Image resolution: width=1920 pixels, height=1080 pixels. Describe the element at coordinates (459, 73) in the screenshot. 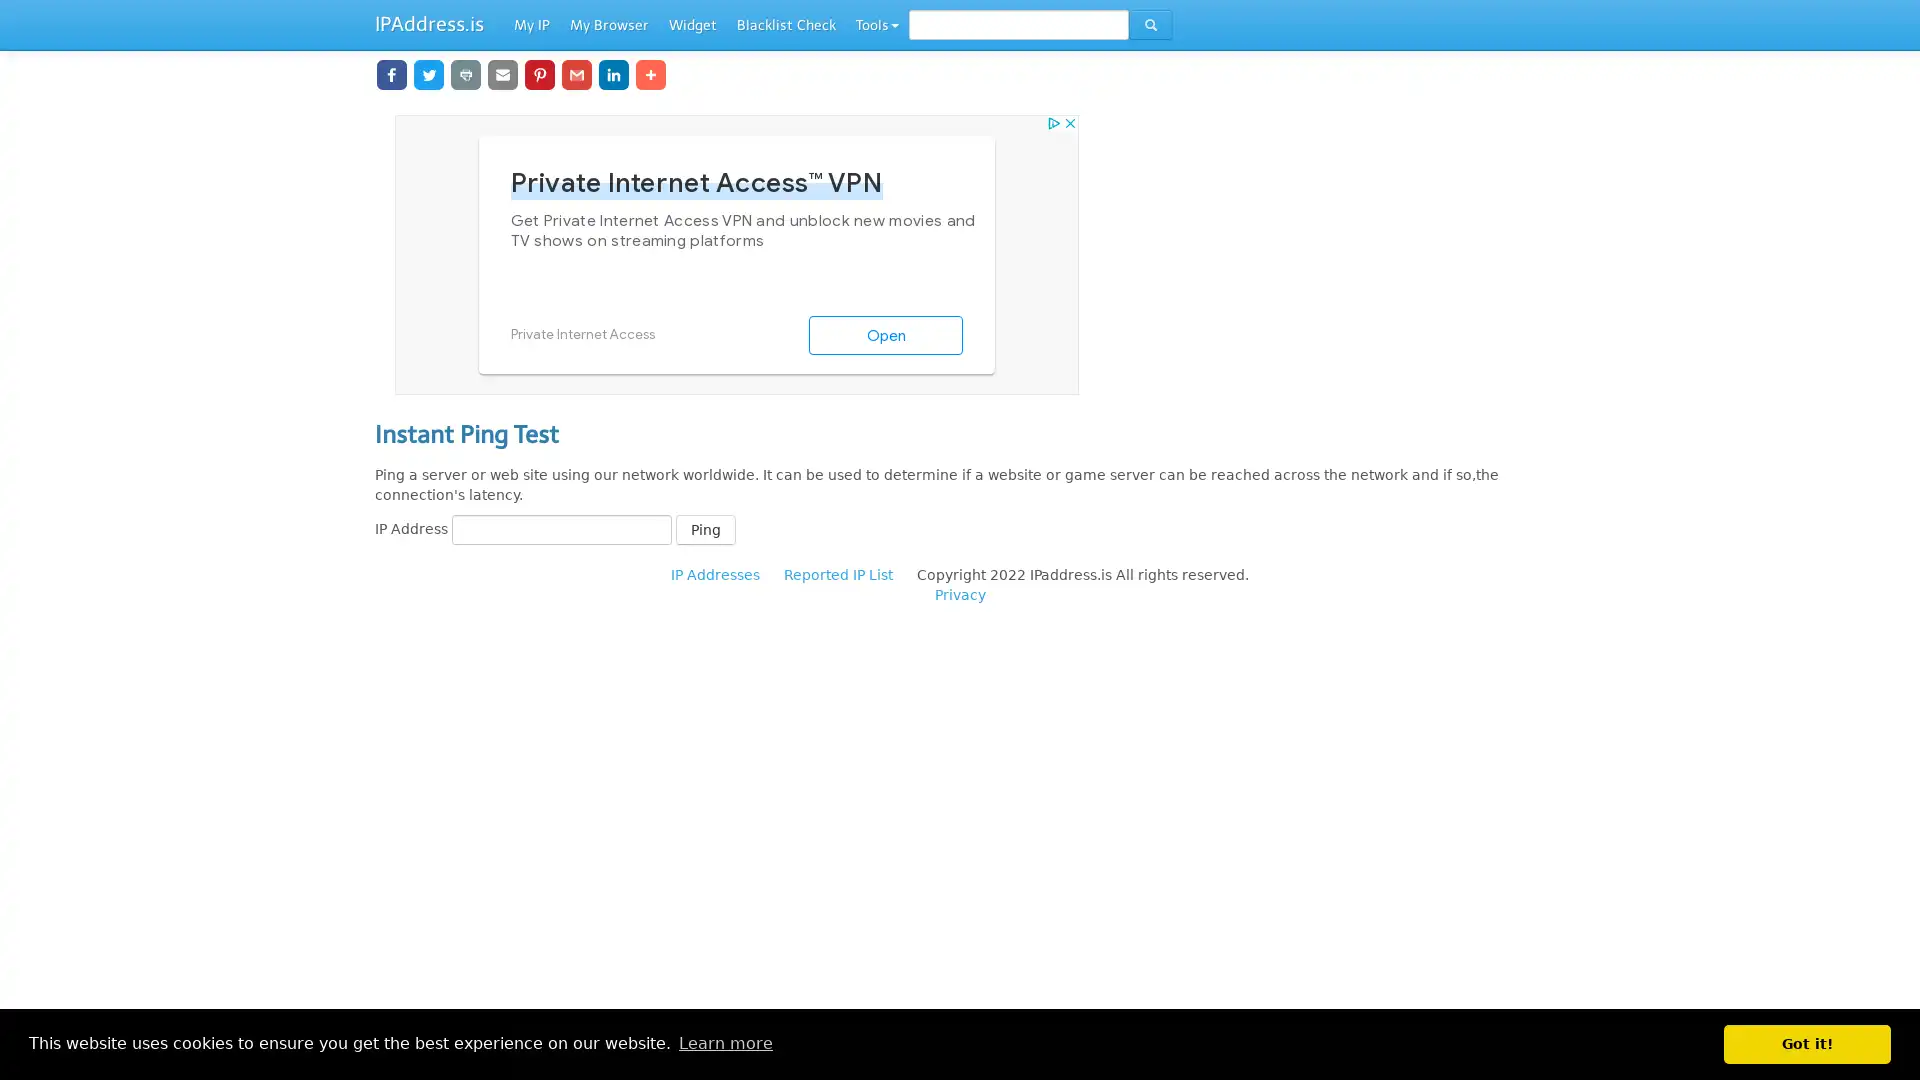

I see `Share to Print` at that location.